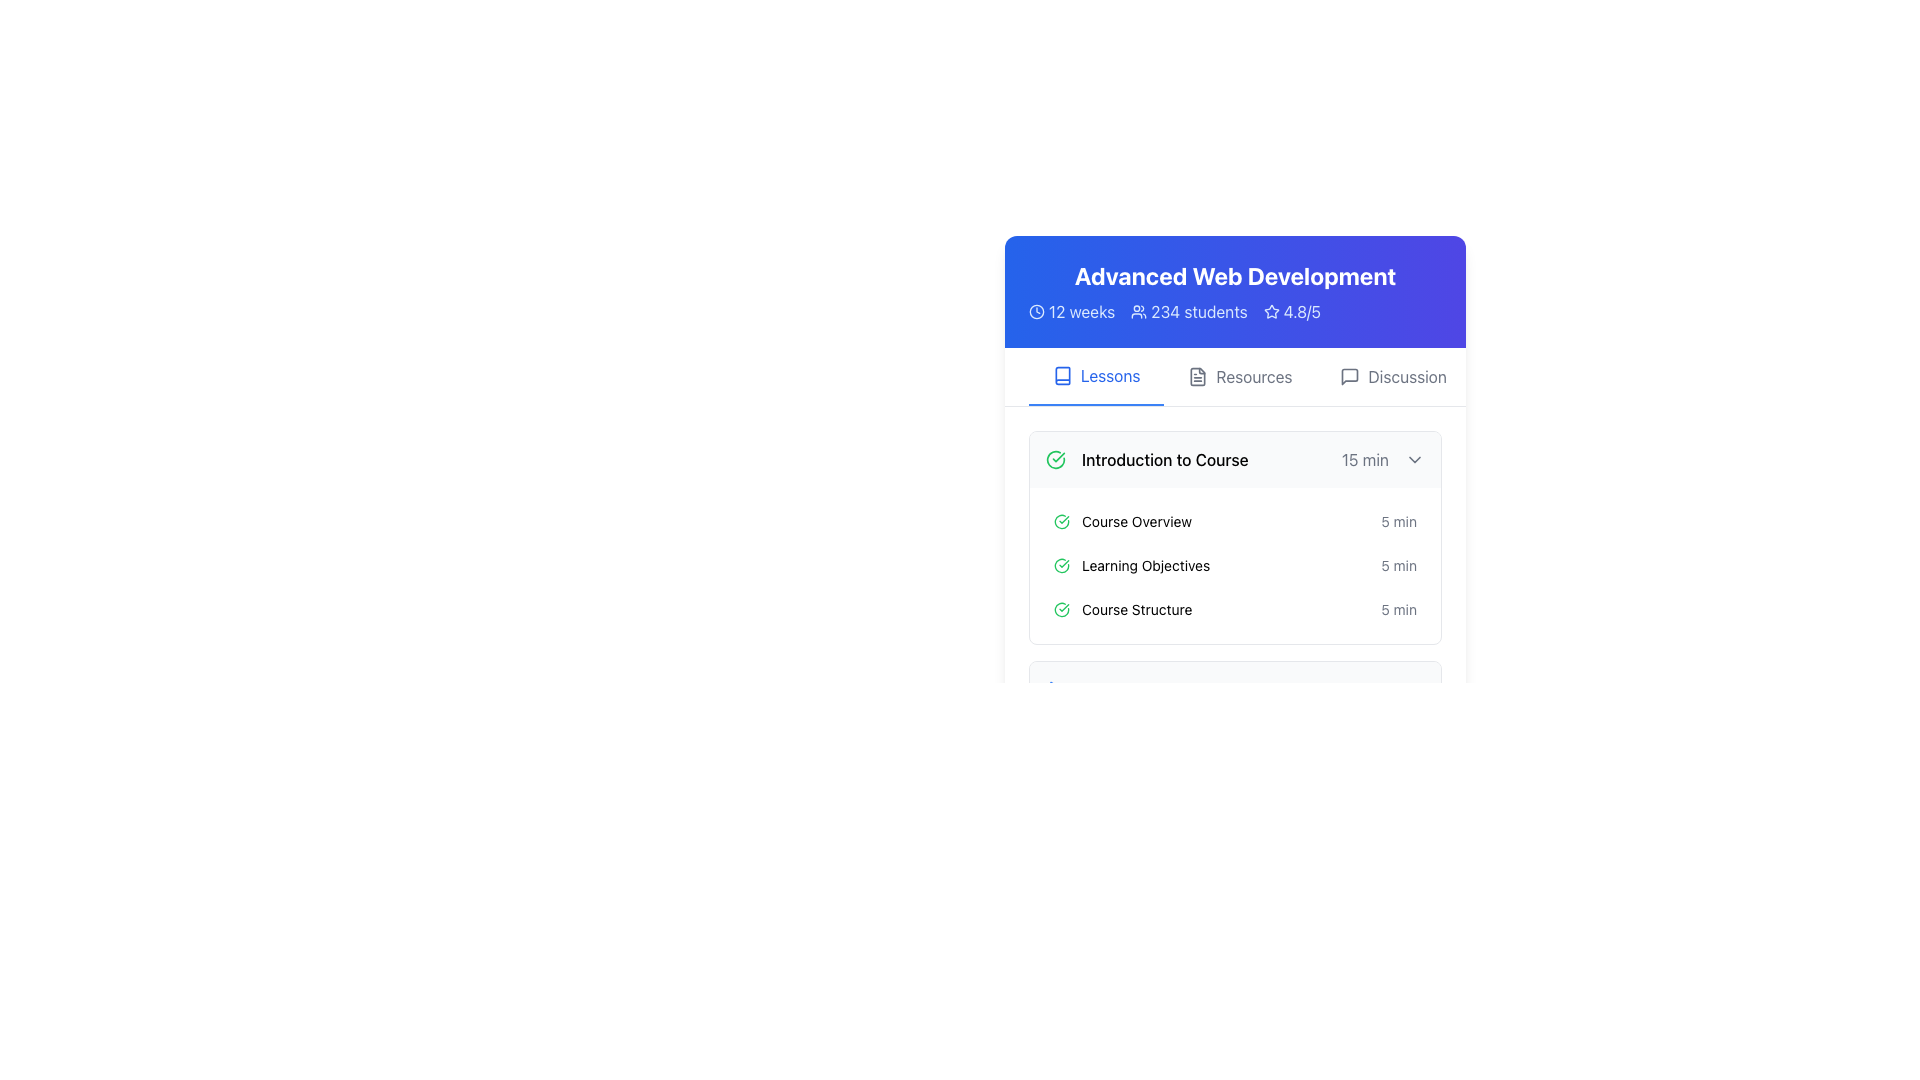  I want to click on the status indication icon next to the 'Introduction to Course' entry in the lesson list for completion status, so click(1060, 520).